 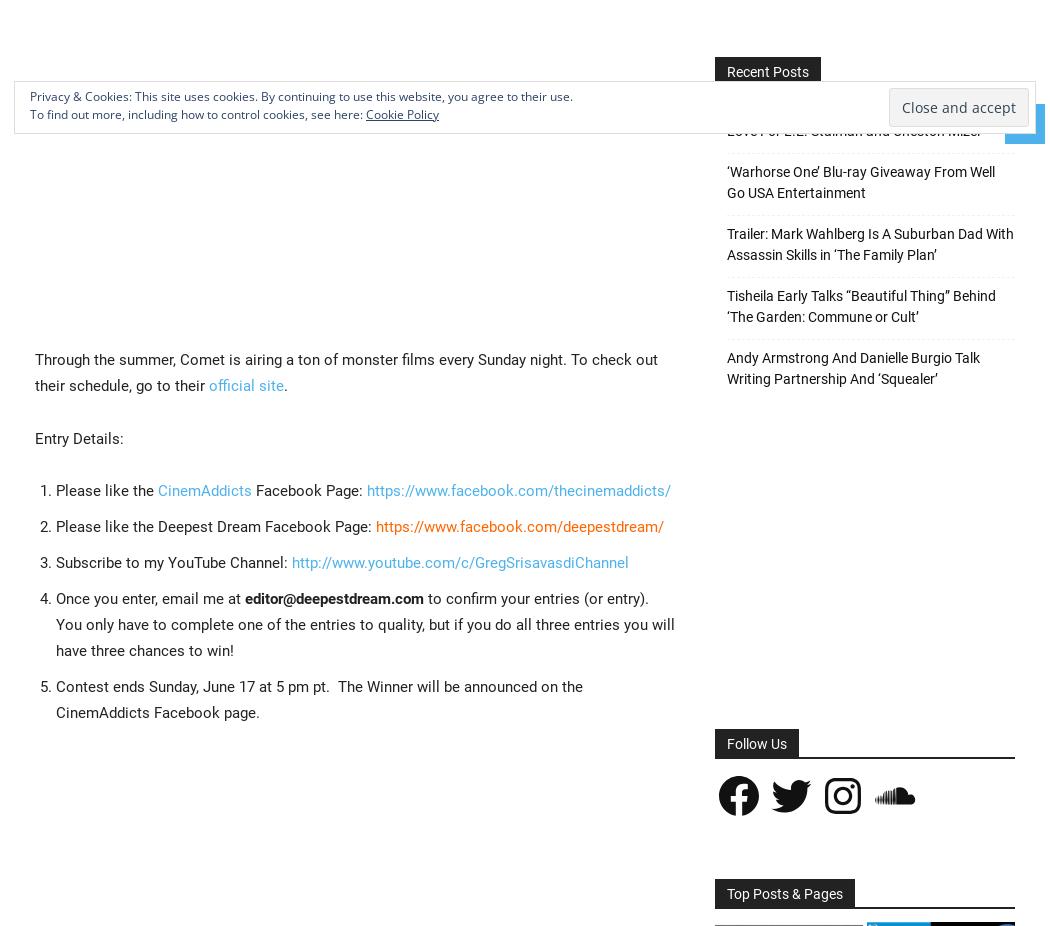 I want to click on 'Subscribe to my YouTube Channel:', so click(x=173, y=560).